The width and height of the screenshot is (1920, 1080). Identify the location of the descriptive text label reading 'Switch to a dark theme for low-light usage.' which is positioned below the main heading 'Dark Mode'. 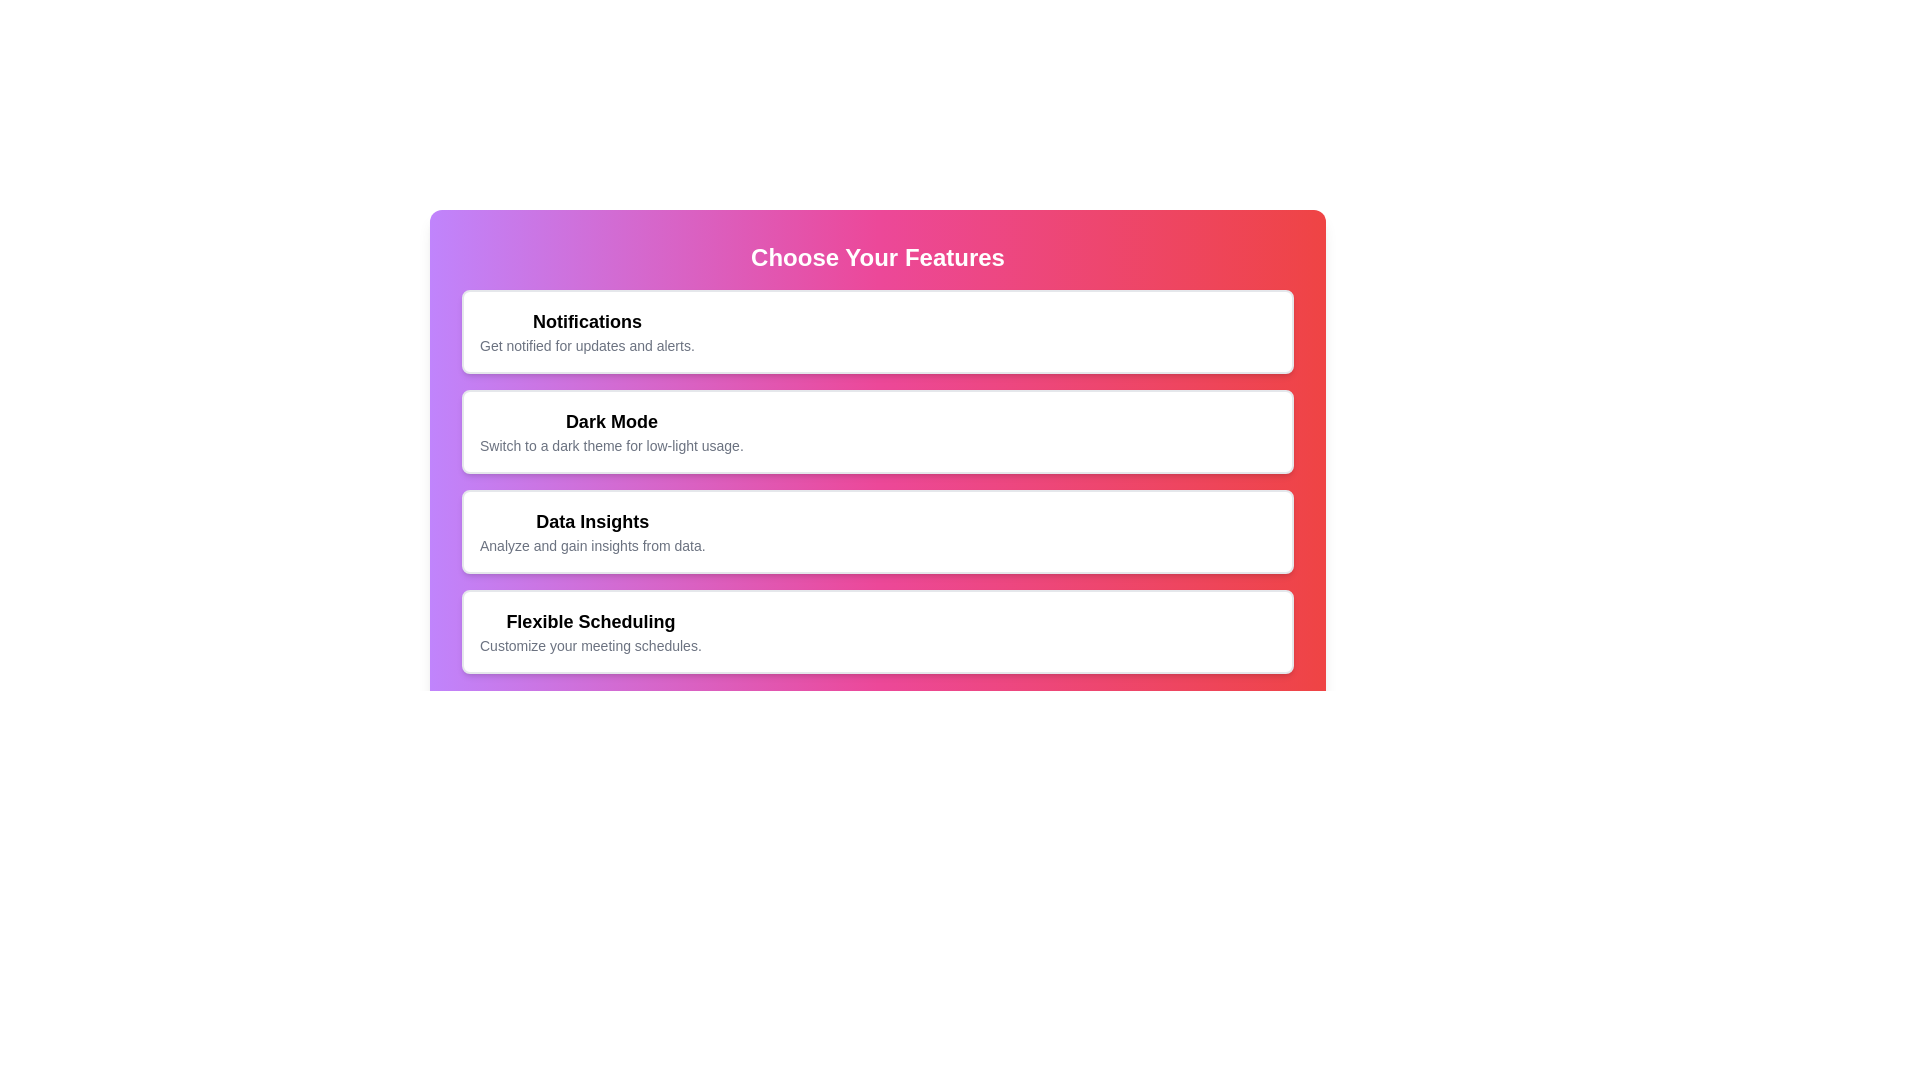
(610, 445).